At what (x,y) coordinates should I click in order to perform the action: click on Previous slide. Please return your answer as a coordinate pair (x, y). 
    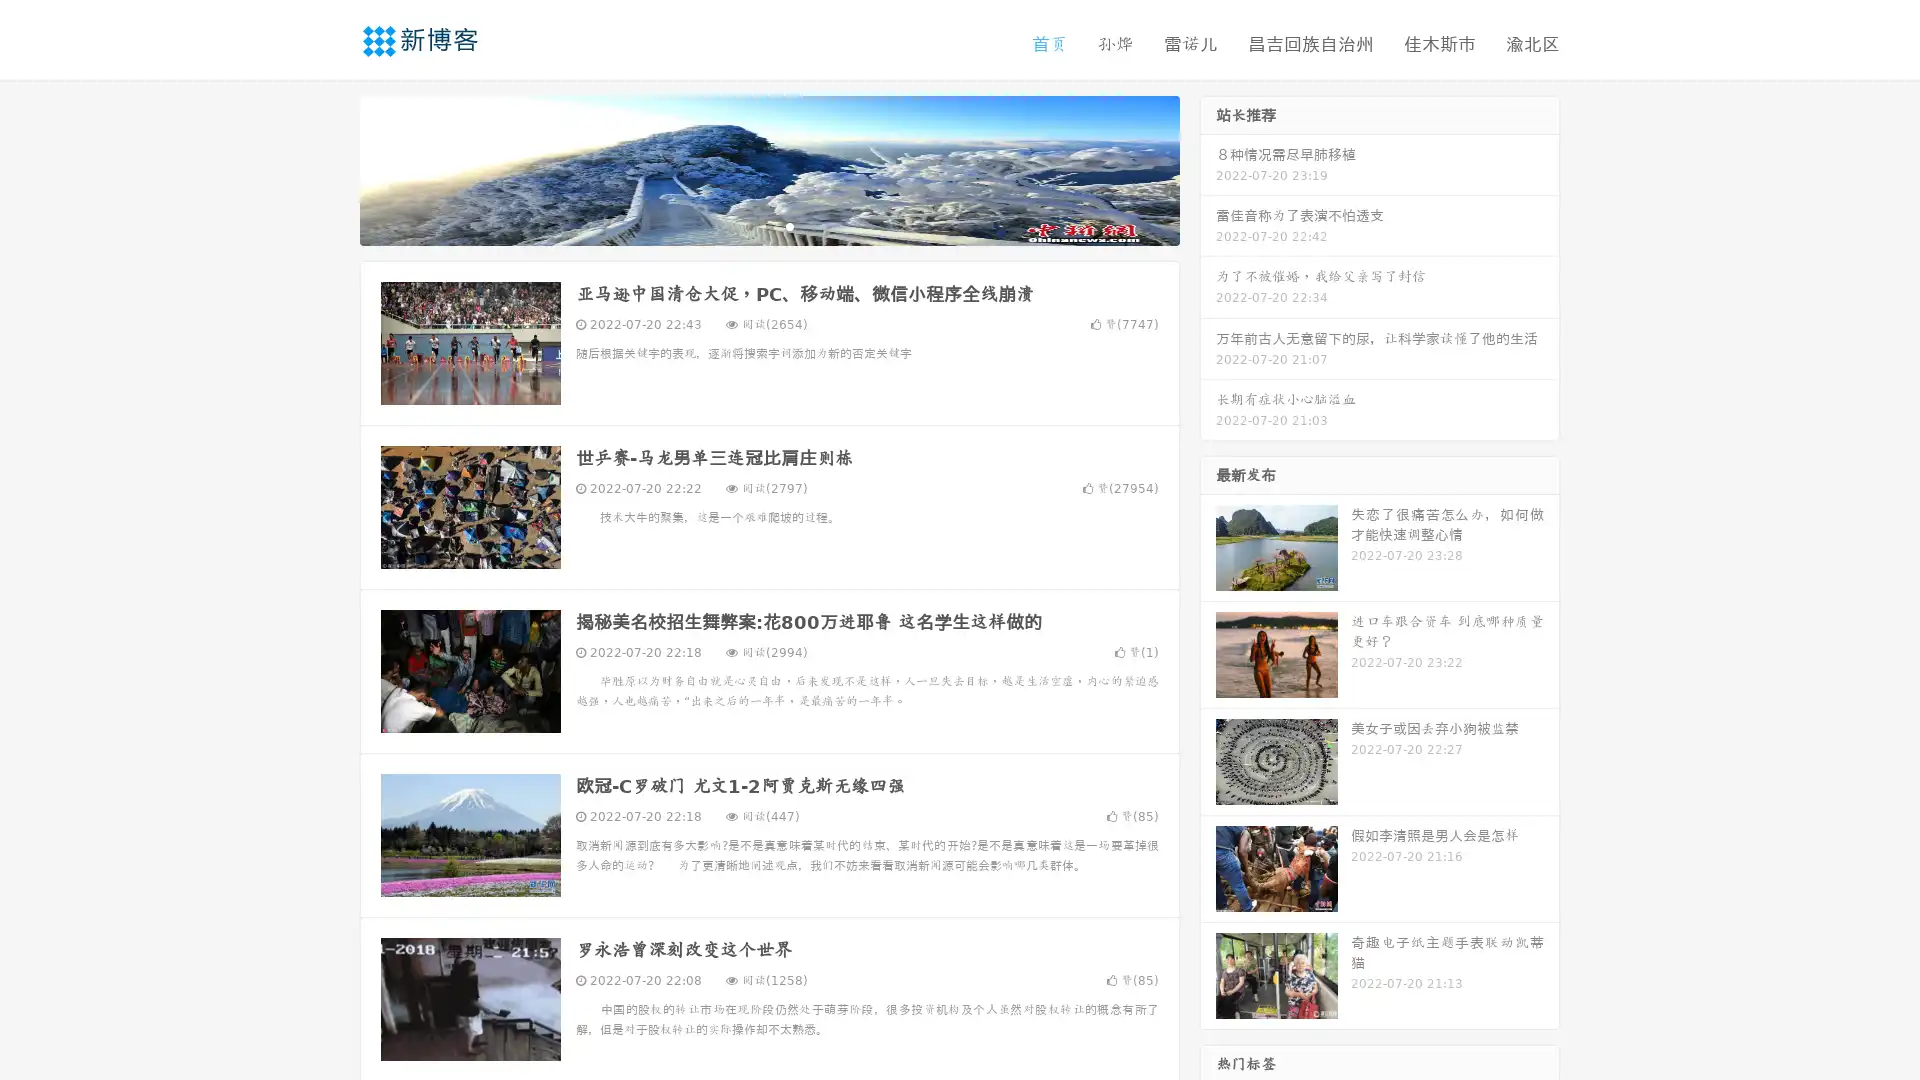
    Looking at the image, I should click on (330, 168).